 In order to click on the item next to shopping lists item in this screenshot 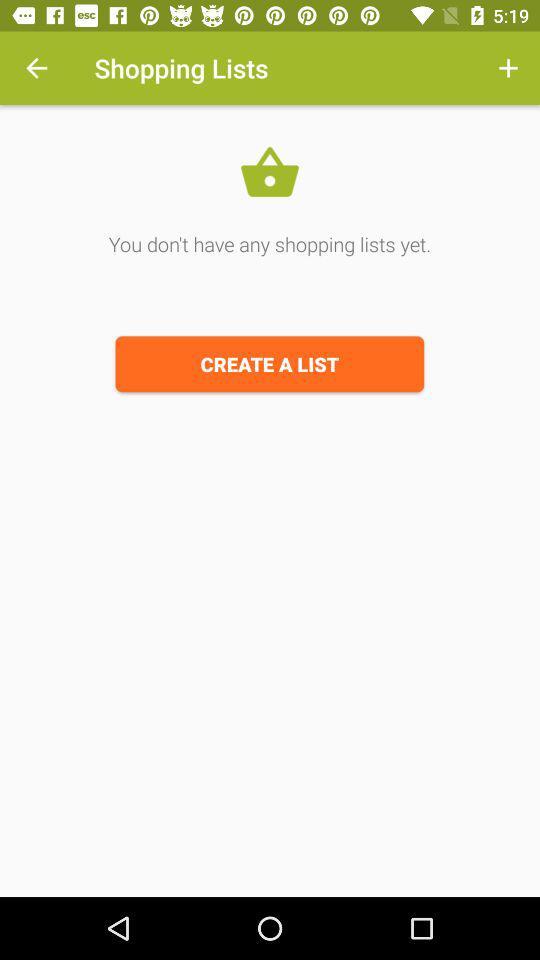, I will do `click(36, 68)`.